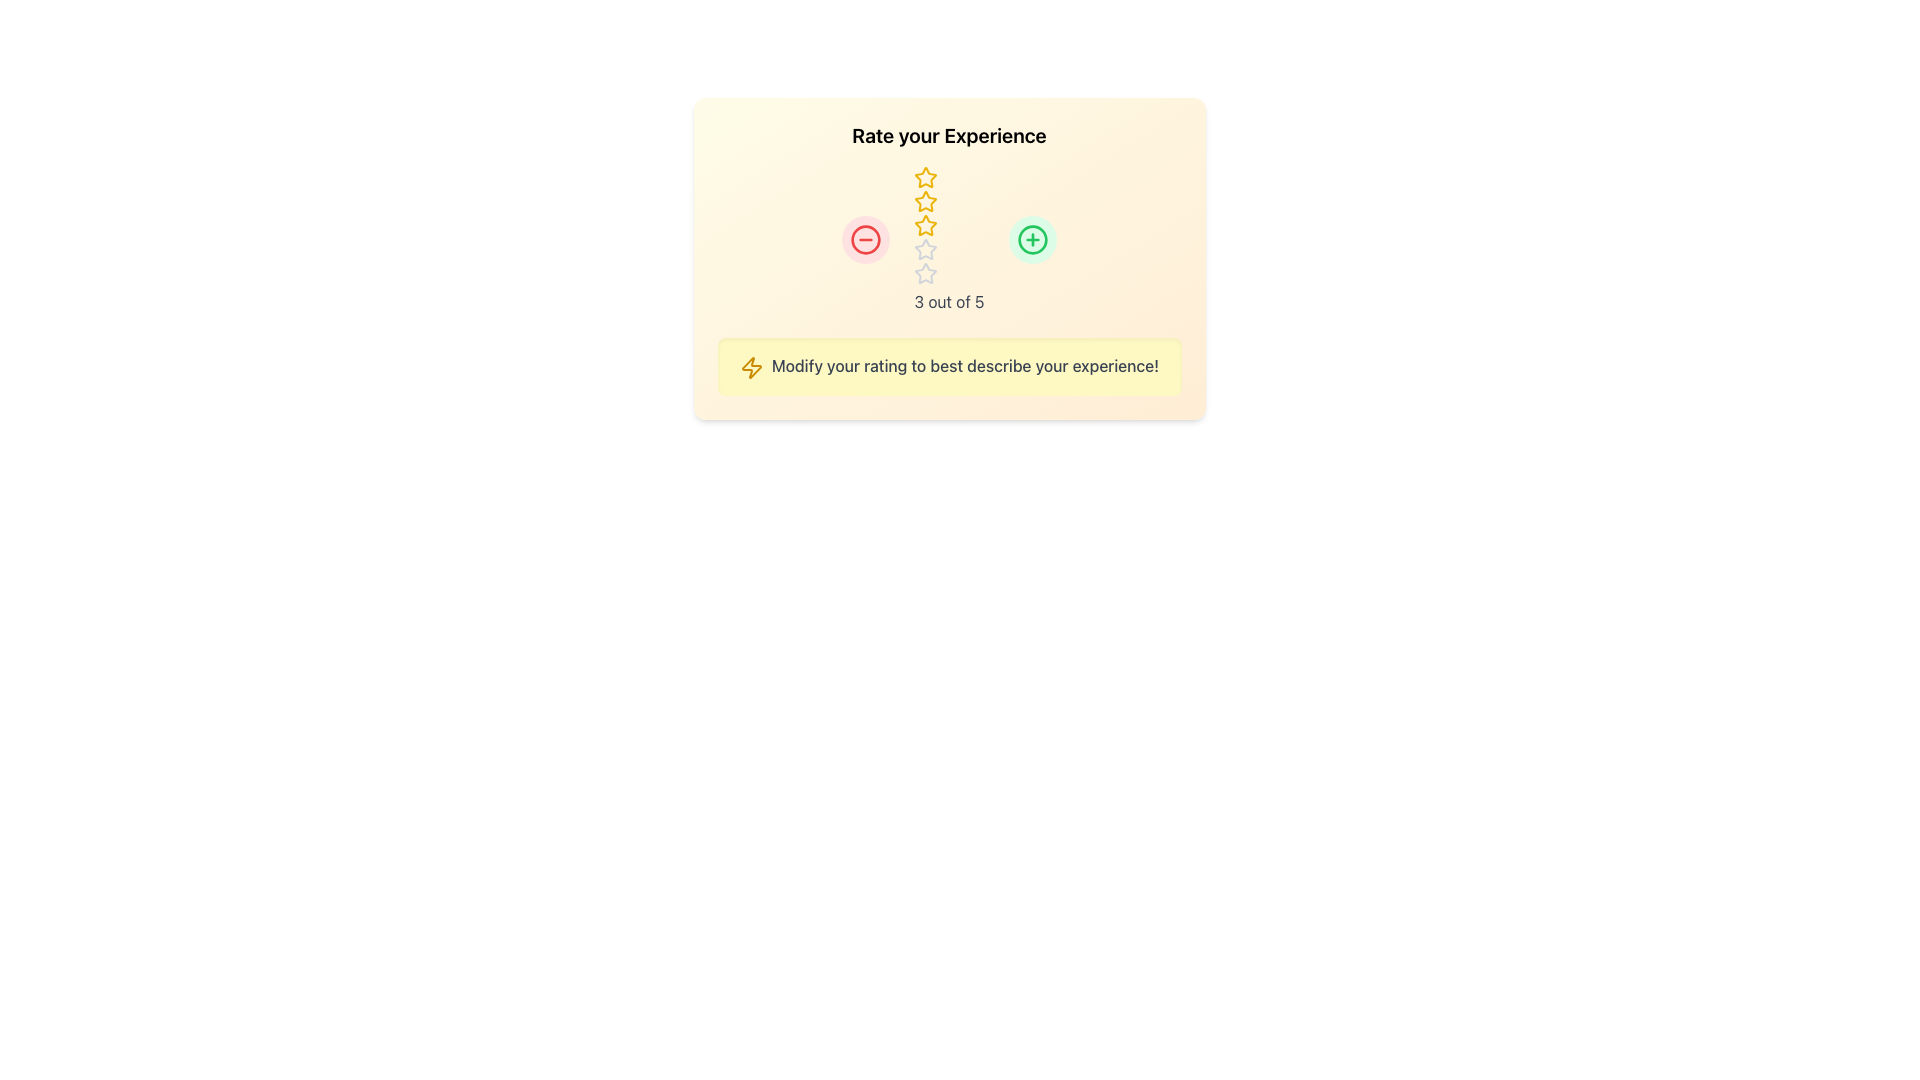 The width and height of the screenshot is (1920, 1080). What do you see at coordinates (750, 367) in the screenshot?
I see `the lightning bolt icon located within the yellow highlight area at the bottom of the 'Rate your Experience' card, positioned directly to the left of the text block that reads 'Modify your rating to best describe your experience!'` at bounding box center [750, 367].